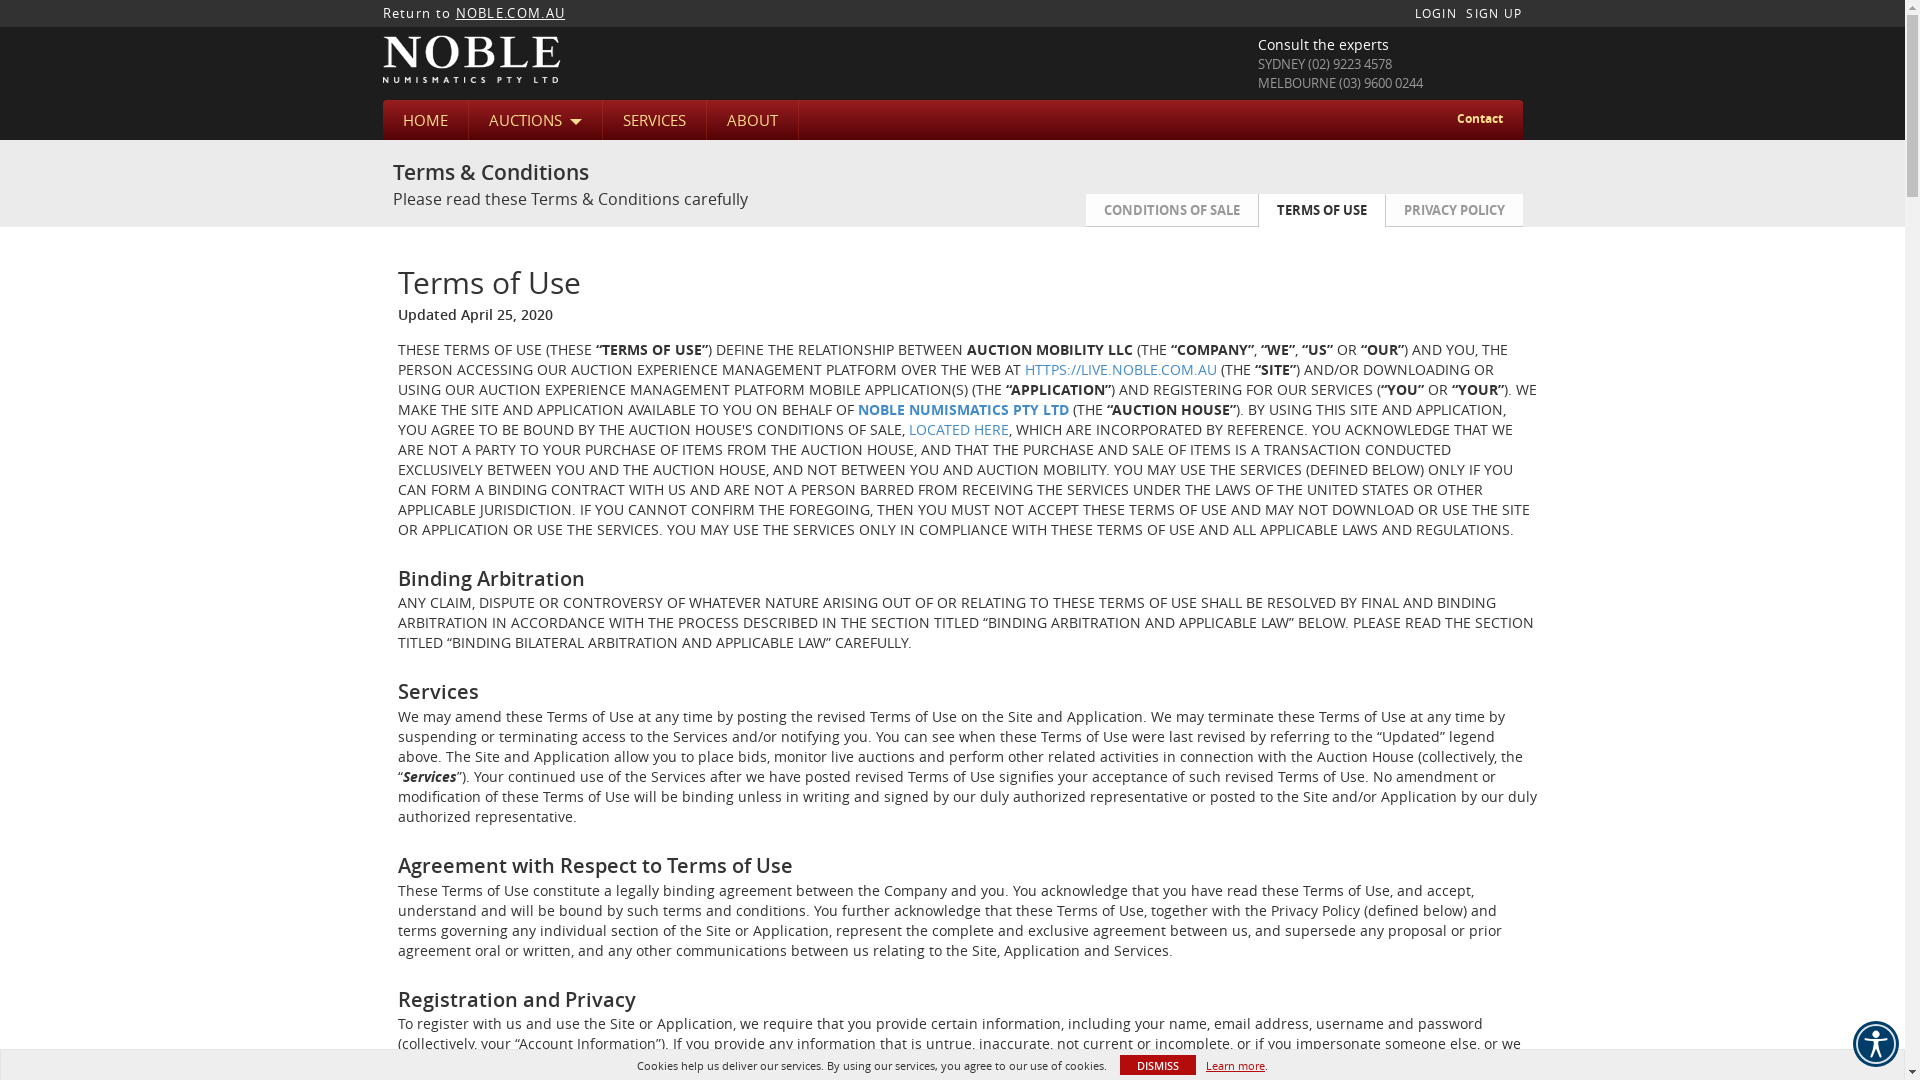 Image resolution: width=1920 pixels, height=1080 pixels. What do you see at coordinates (957, 428) in the screenshot?
I see `'LOCATED HERE'` at bounding box center [957, 428].